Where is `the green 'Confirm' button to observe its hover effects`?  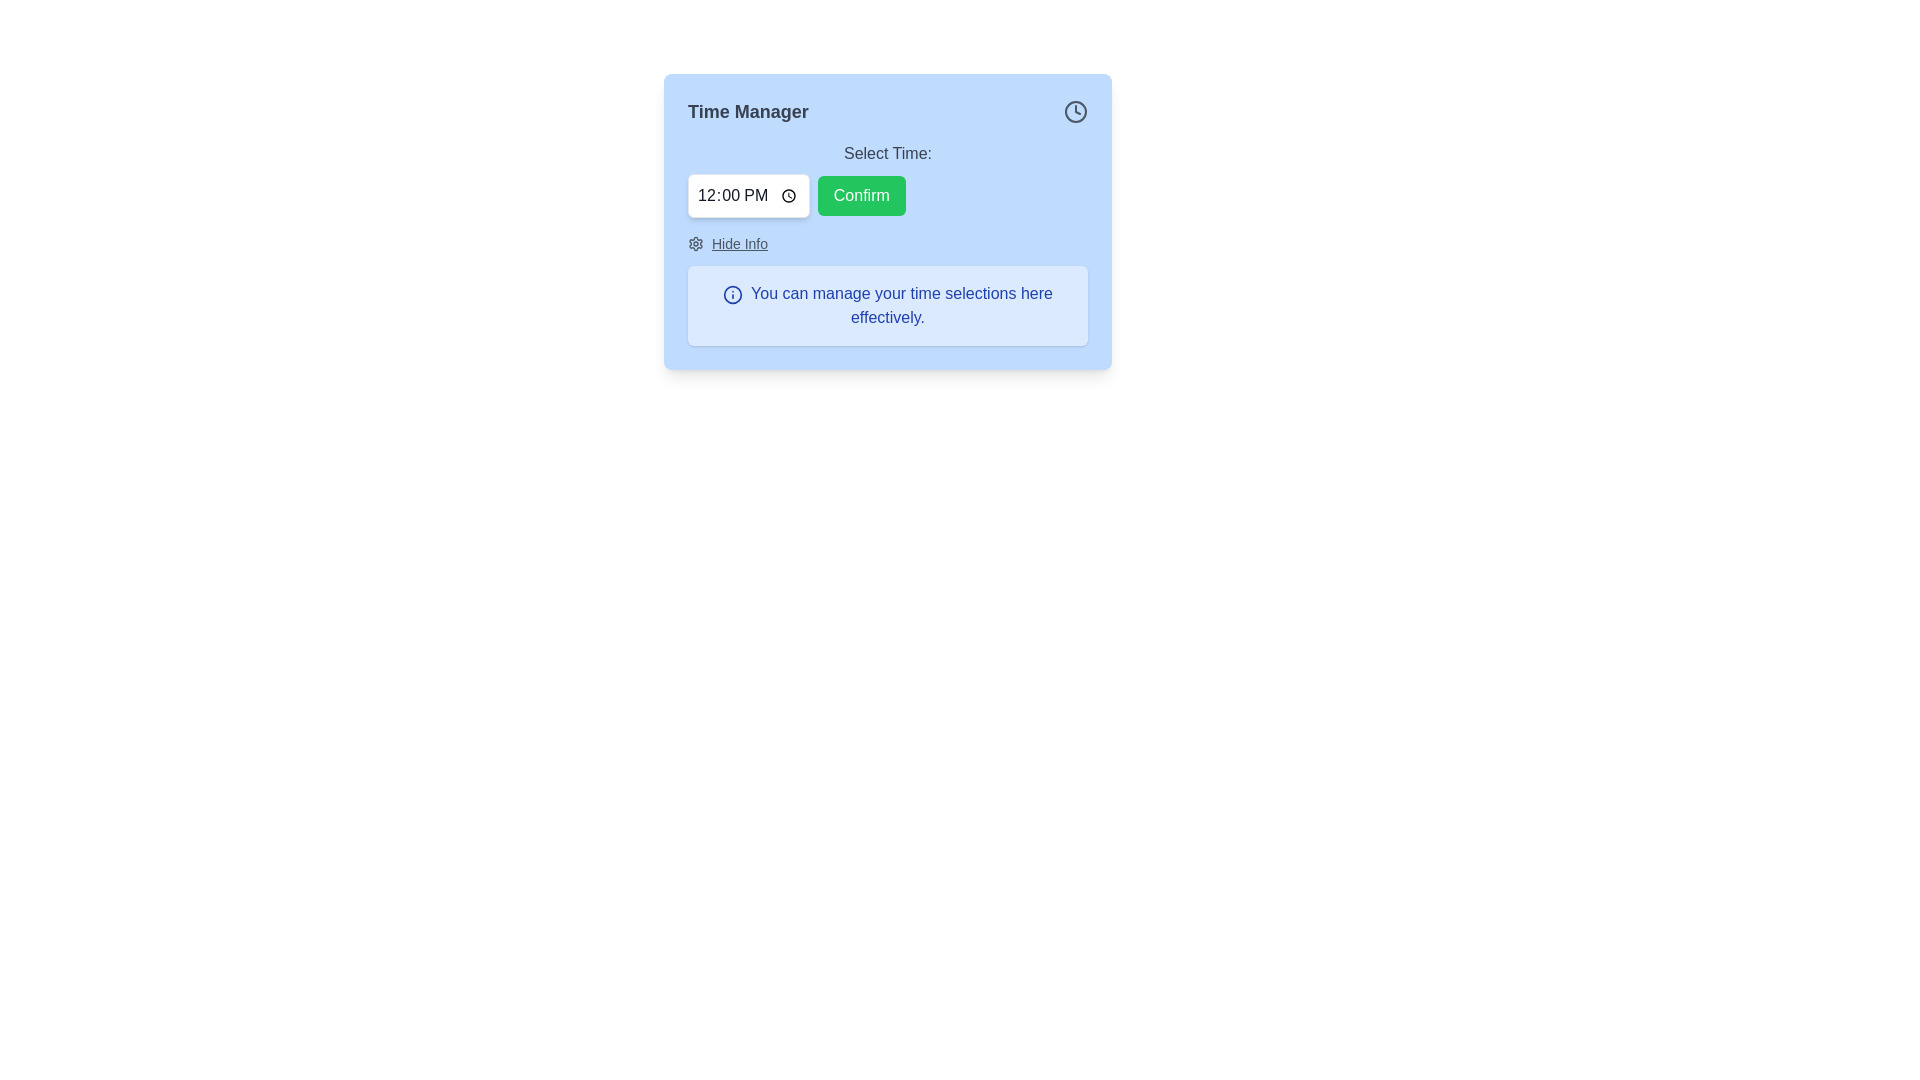 the green 'Confirm' button to observe its hover effects is located at coordinates (887, 196).